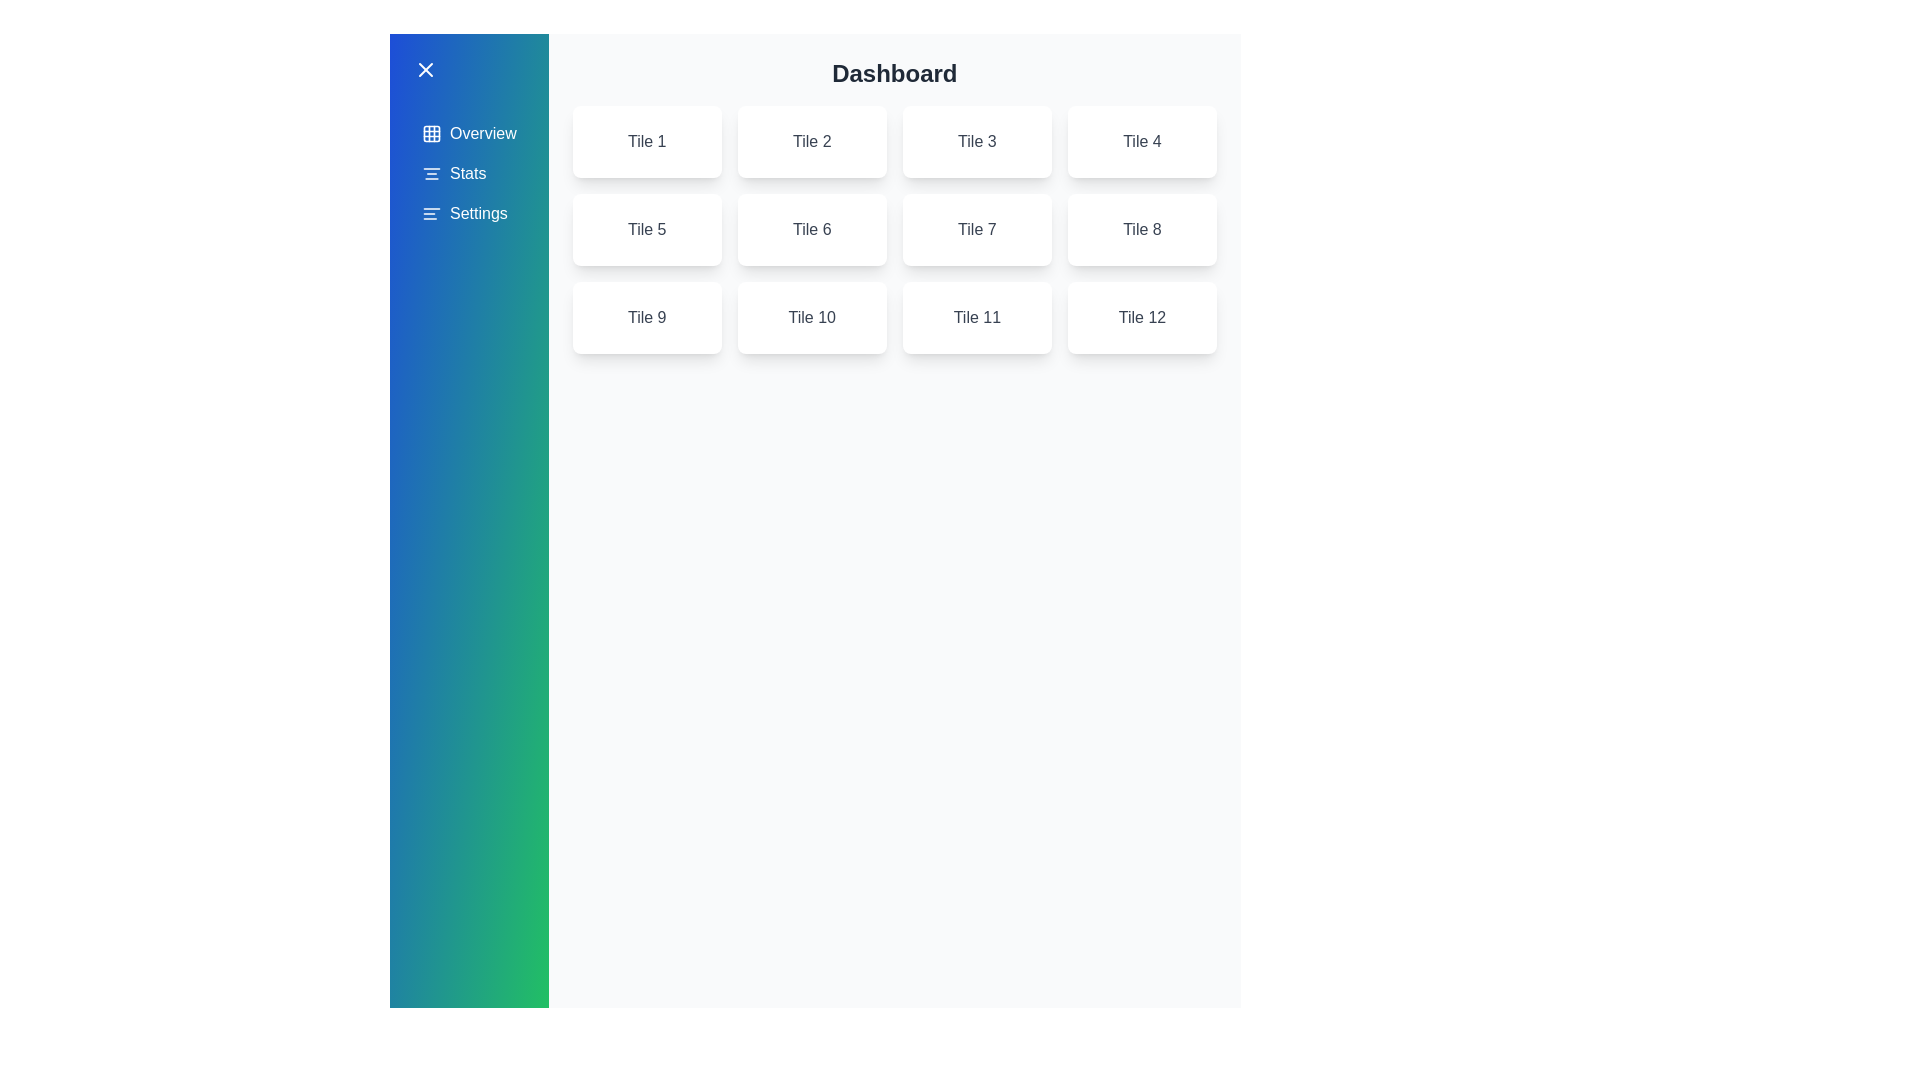 Image resolution: width=1920 pixels, height=1080 pixels. What do you see at coordinates (468, 172) in the screenshot?
I see `the menu item Stats to see the hover effect` at bounding box center [468, 172].